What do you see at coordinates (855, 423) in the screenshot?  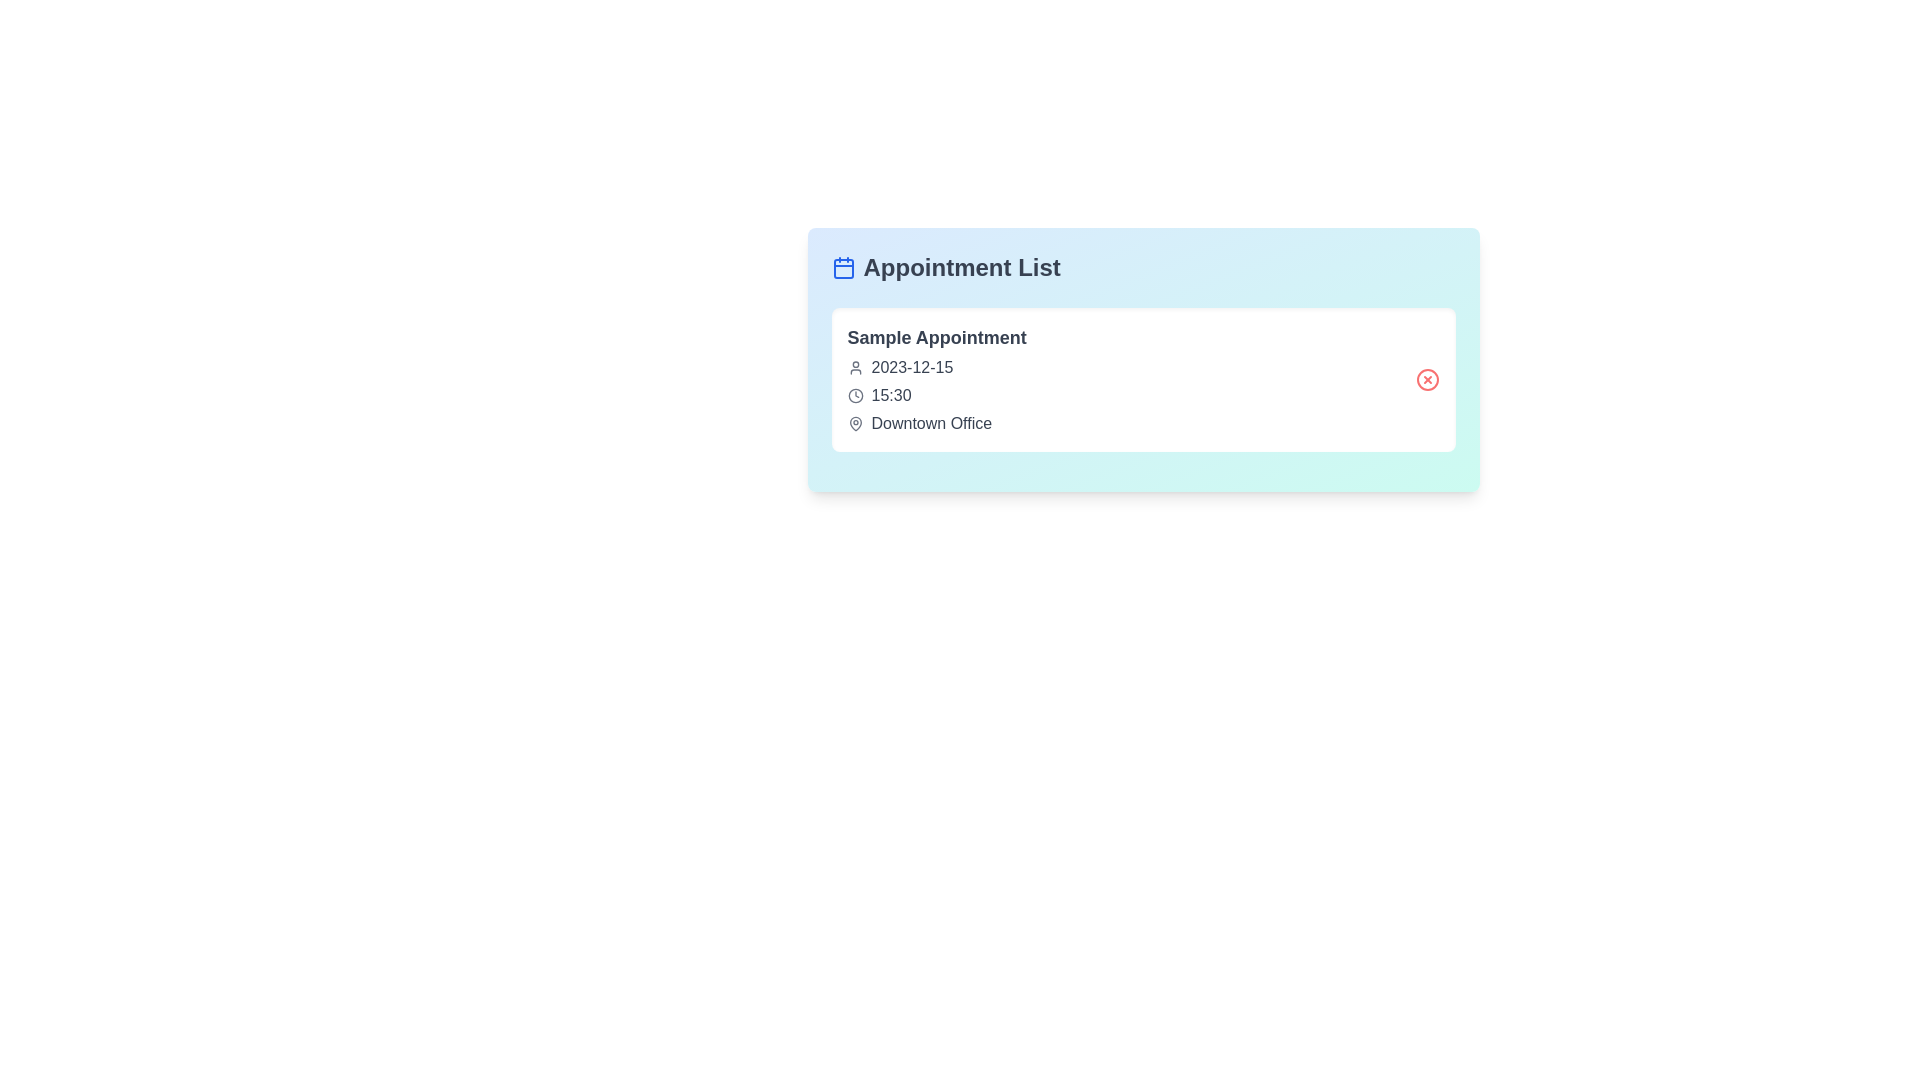 I see `the map pin icon located to the left of the text 'Downtown Office' in the appointment card` at bounding box center [855, 423].